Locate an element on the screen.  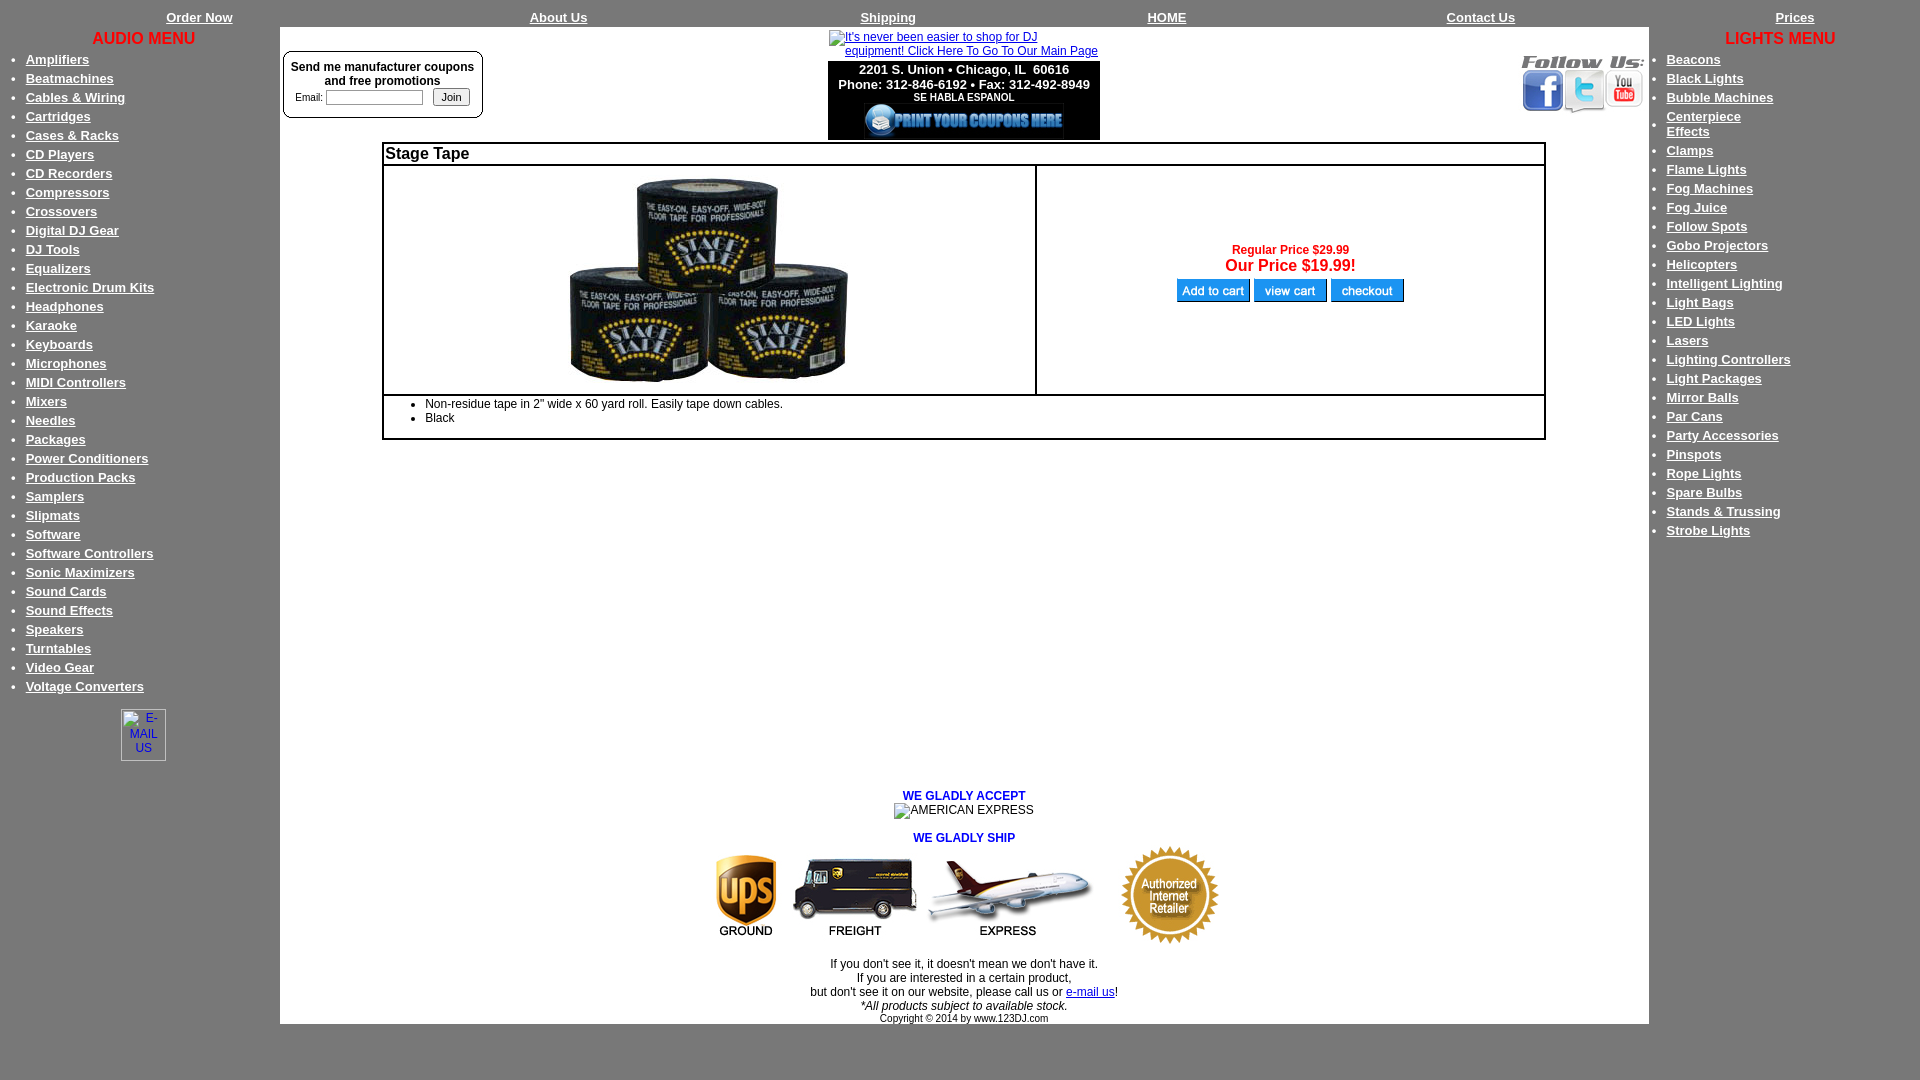
'Keyboards' is located at coordinates (59, 343).